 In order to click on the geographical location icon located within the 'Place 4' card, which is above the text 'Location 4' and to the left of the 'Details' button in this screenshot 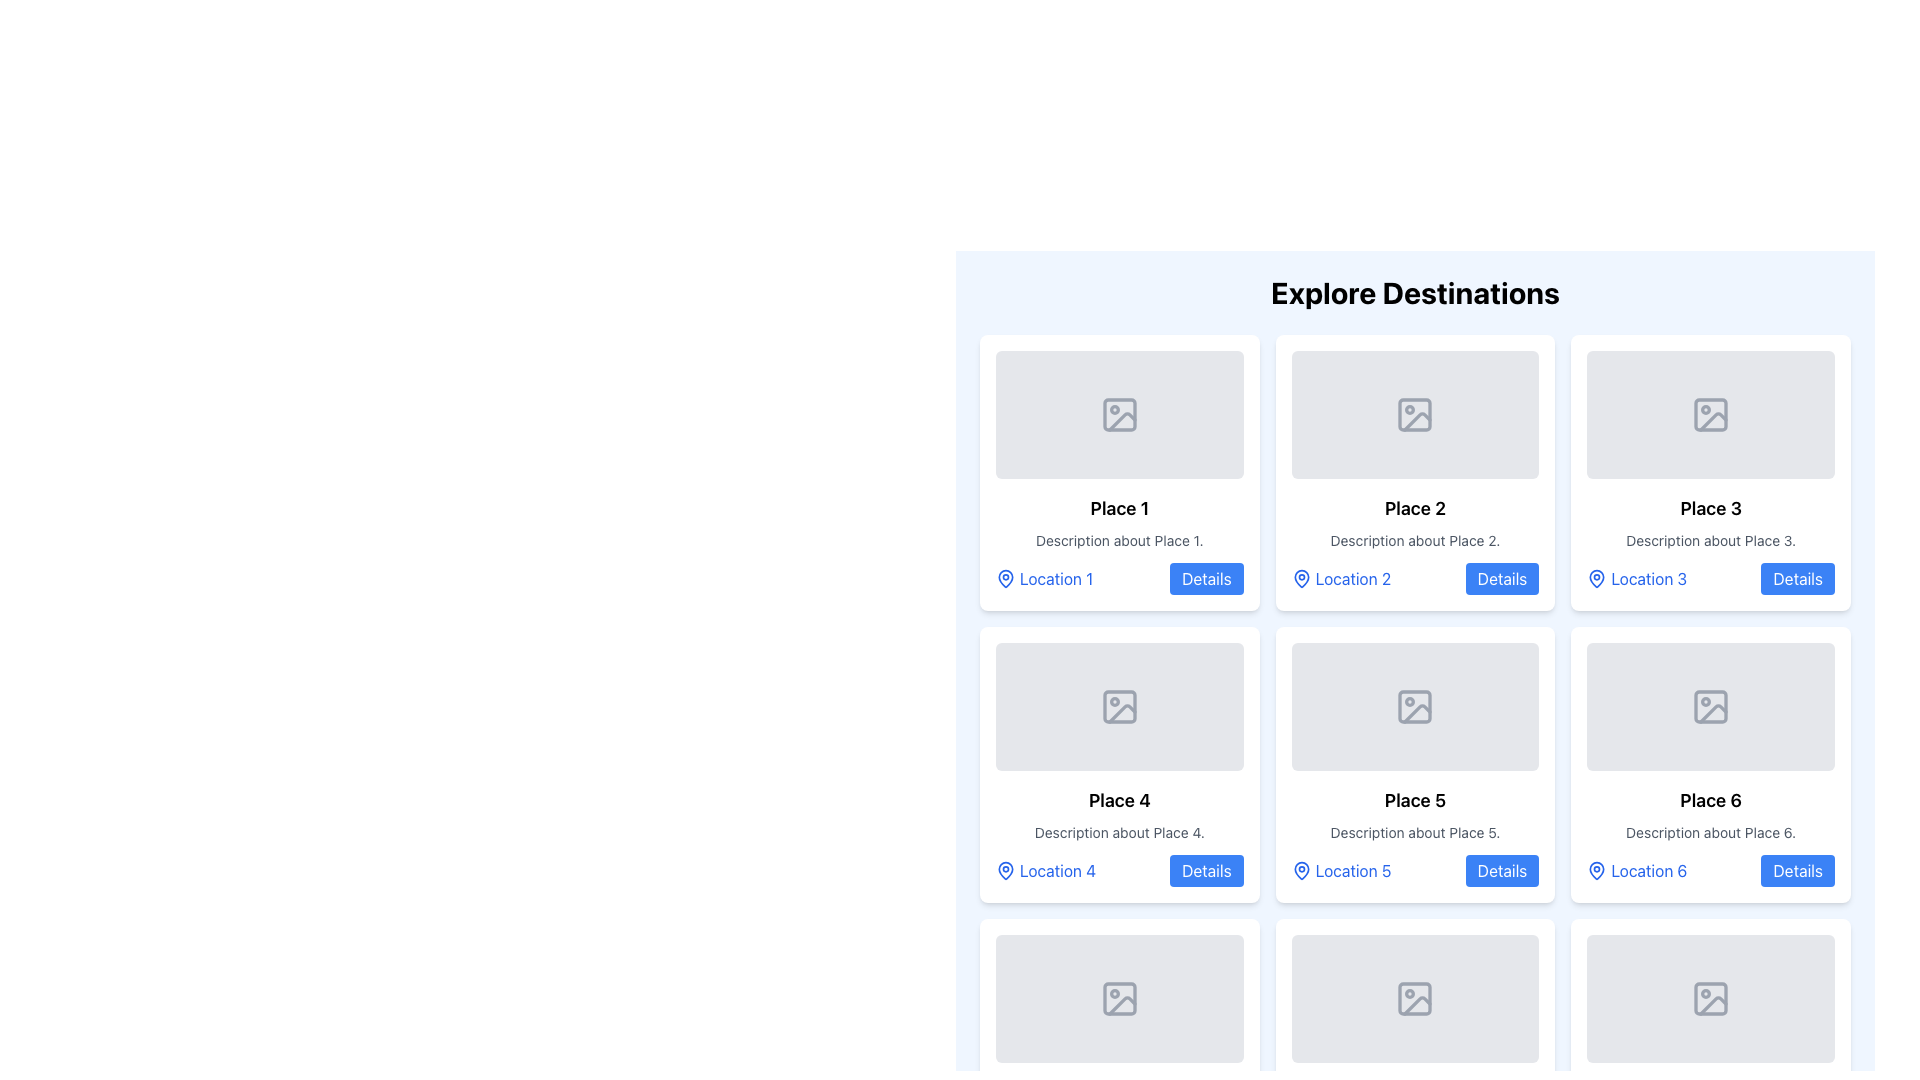, I will do `click(1006, 869)`.